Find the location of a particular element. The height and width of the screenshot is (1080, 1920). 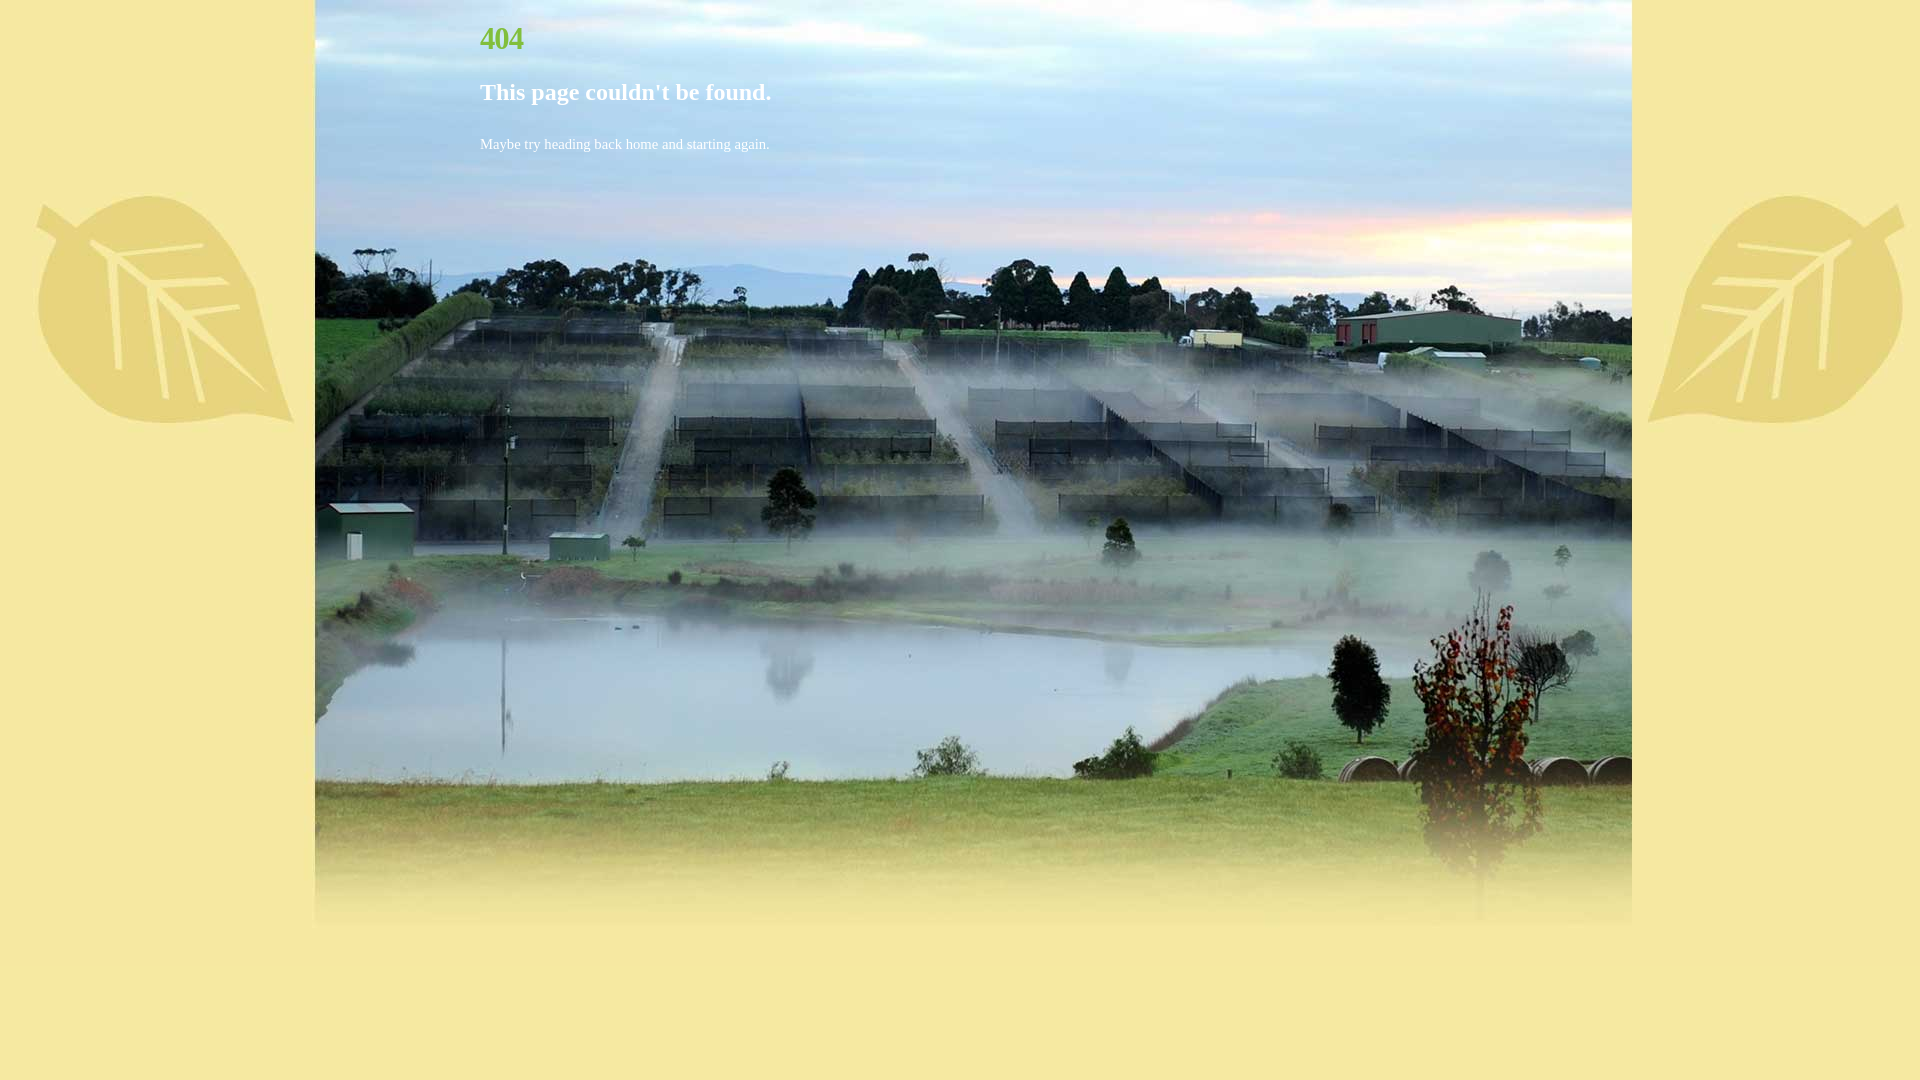

'home' is located at coordinates (642, 142).